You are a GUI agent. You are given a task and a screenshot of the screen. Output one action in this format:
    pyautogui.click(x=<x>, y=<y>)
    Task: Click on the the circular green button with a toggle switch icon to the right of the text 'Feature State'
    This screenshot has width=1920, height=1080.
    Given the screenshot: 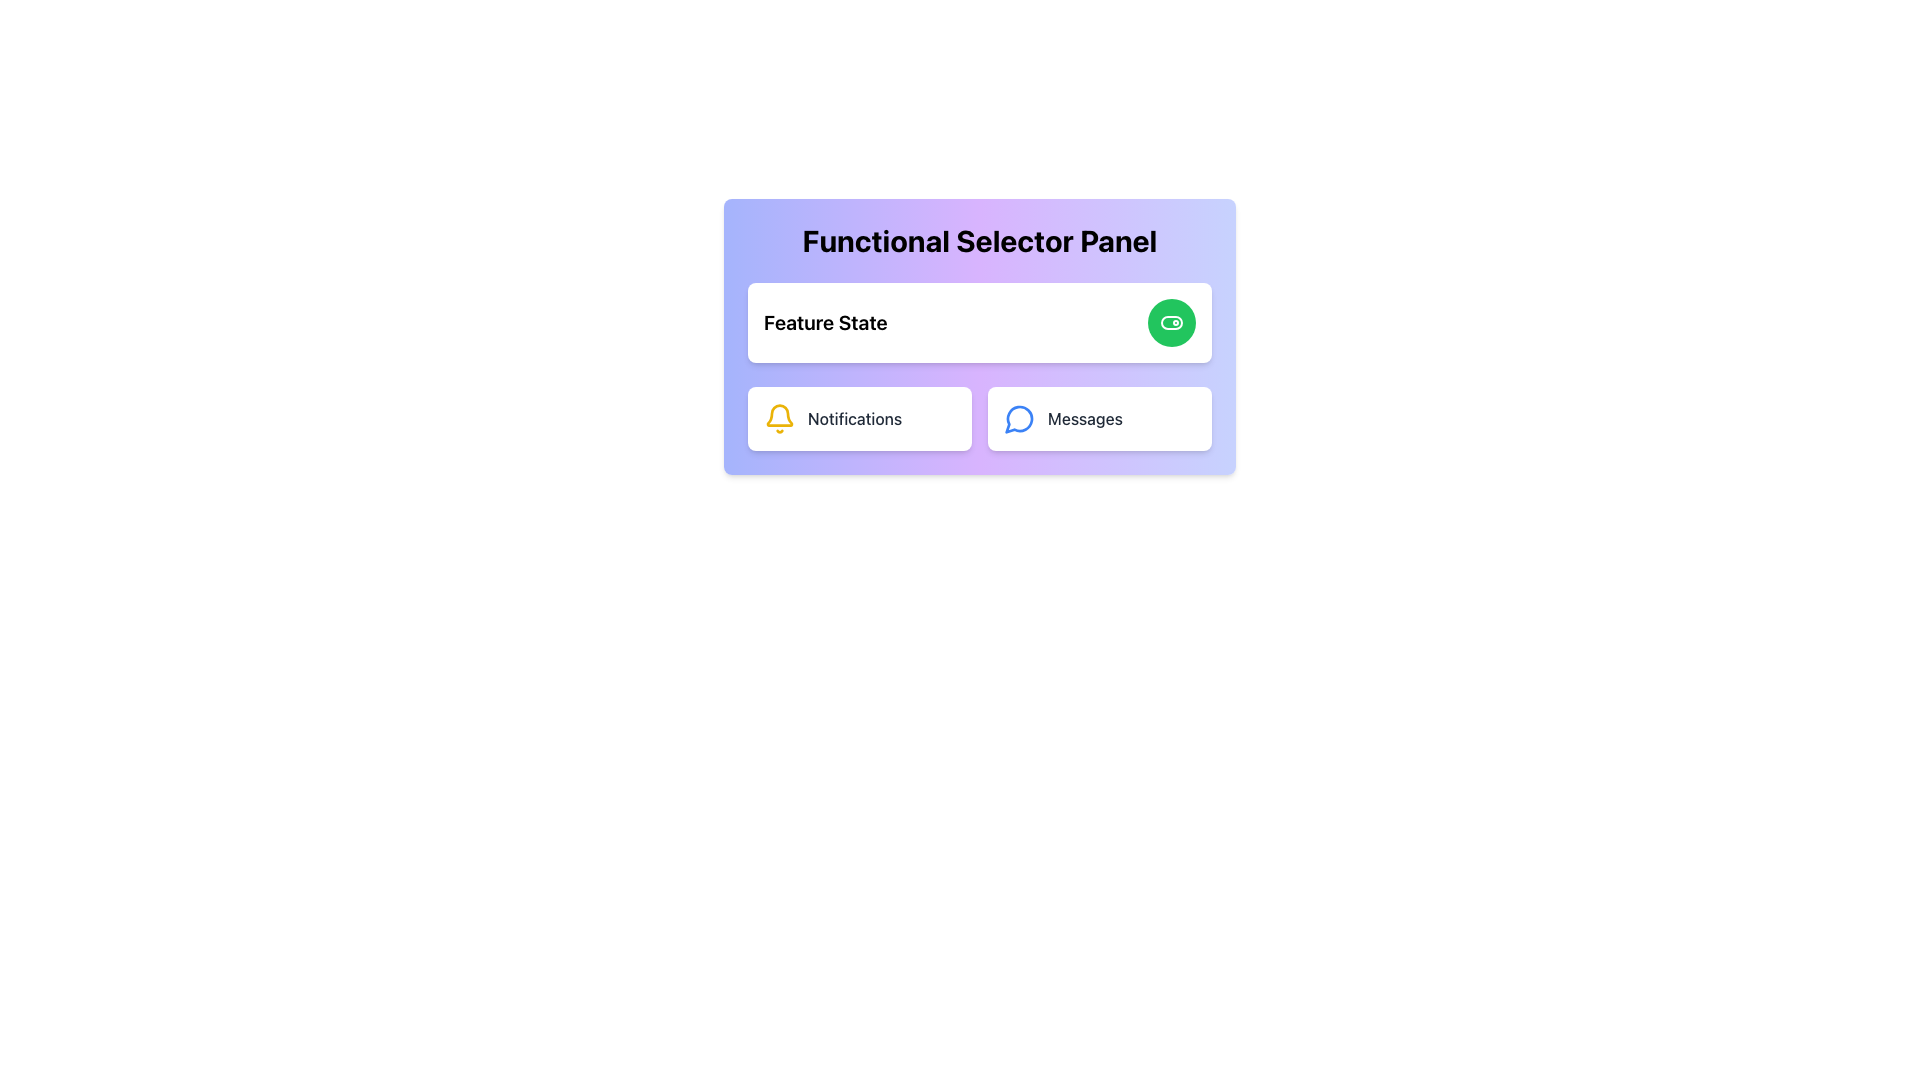 What is the action you would take?
    pyautogui.click(x=1171, y=322)
    